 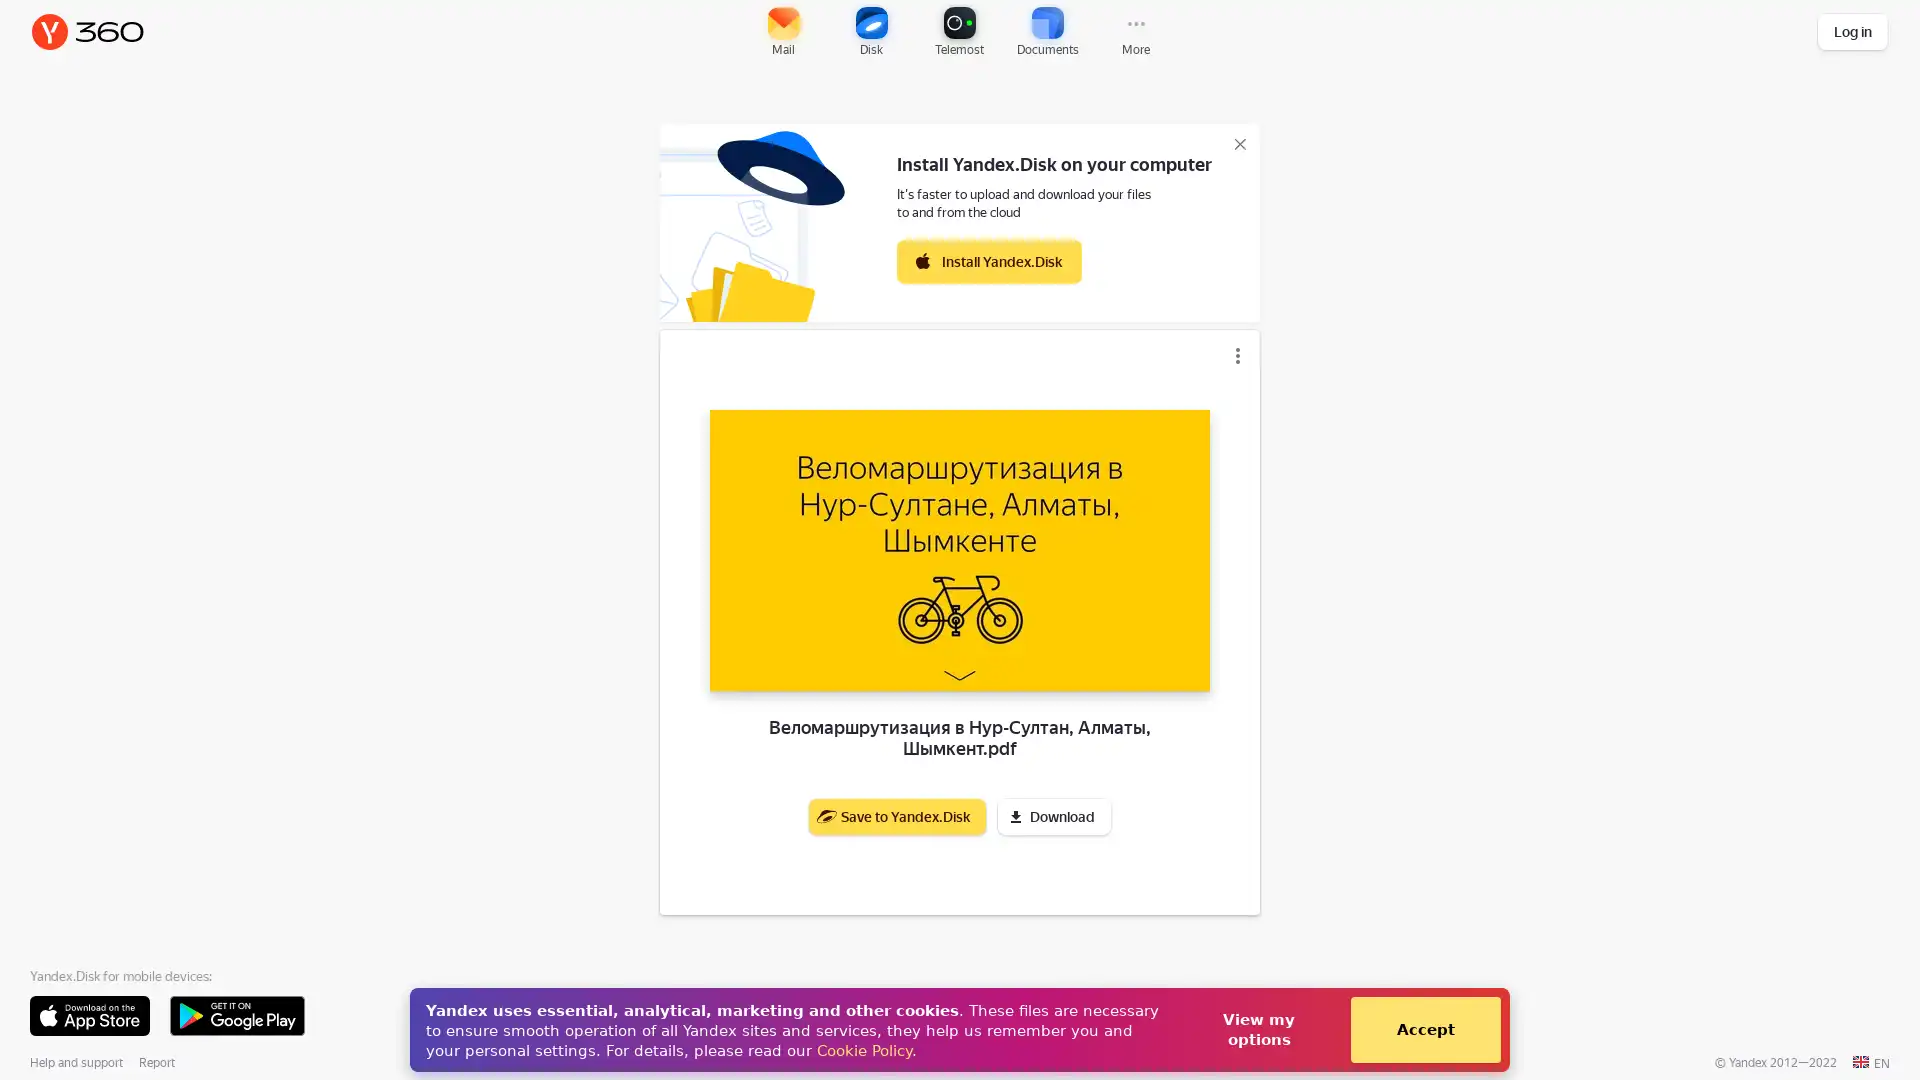 What do you see at coordinates (1134, 31) in the screenshot?
I see `More` at bounding box center [1134, 31].